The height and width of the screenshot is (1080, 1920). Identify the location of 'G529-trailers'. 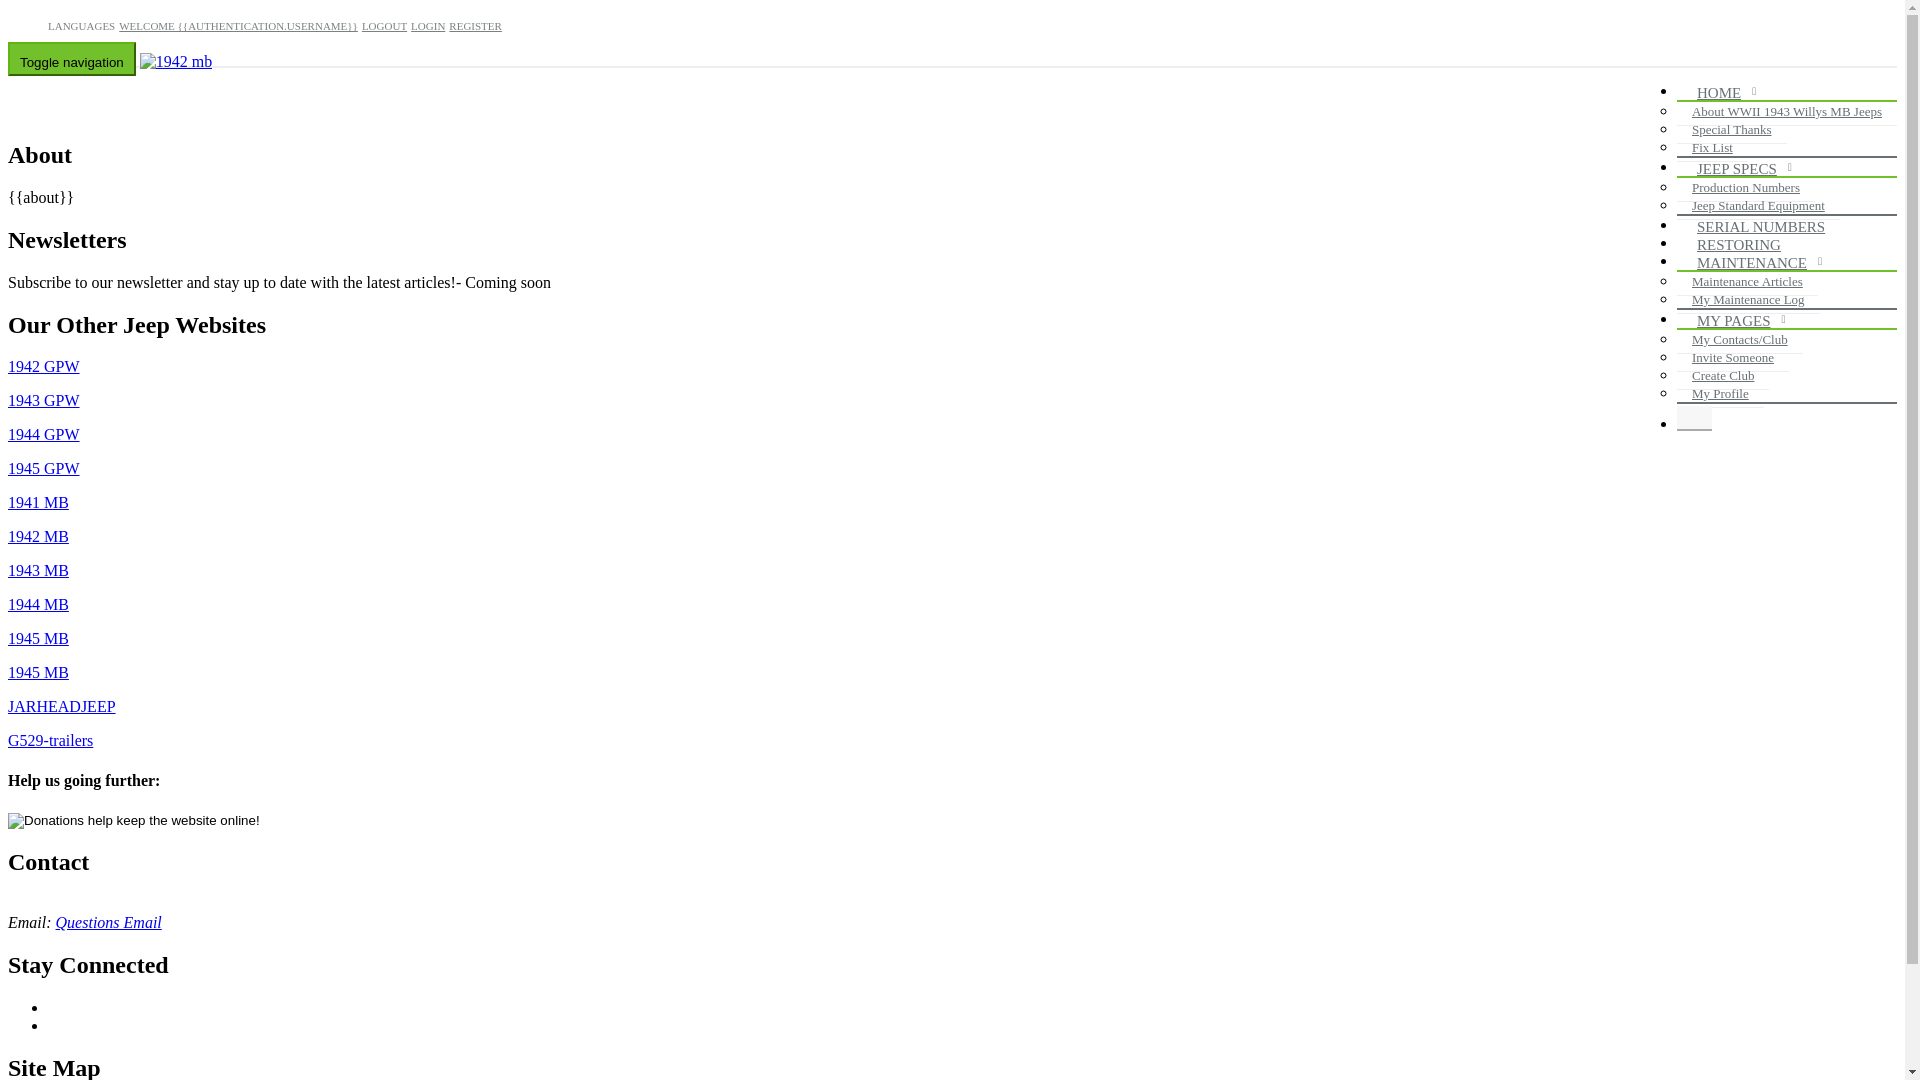
(8, 740).